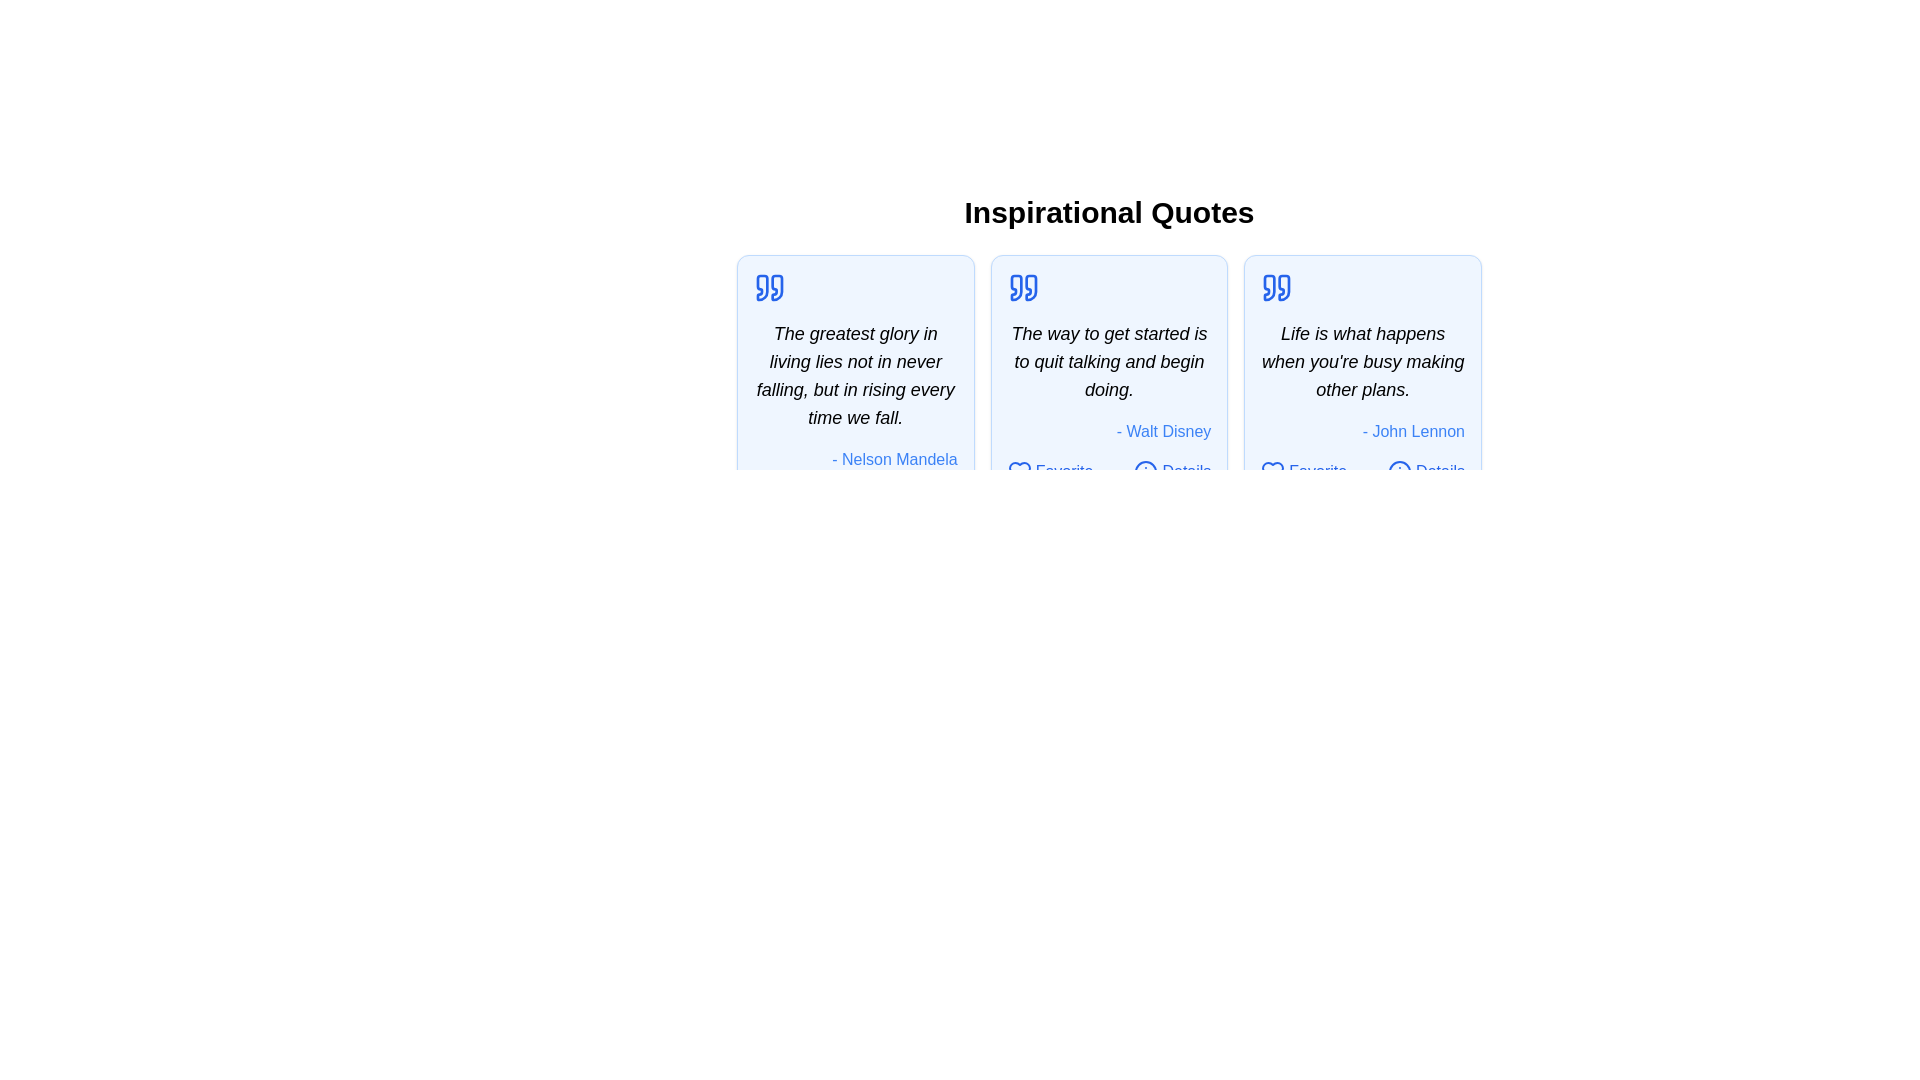 Image resolution: width=1920 pixels, height=1080 pixels. What do you see at coordinates (1049, 471) in the screenshot?
I see `the clickable text label with an accompanying icon in the bottom-left corner of the middle card to mark it as a favorite` at bounding box center [1049, 471].